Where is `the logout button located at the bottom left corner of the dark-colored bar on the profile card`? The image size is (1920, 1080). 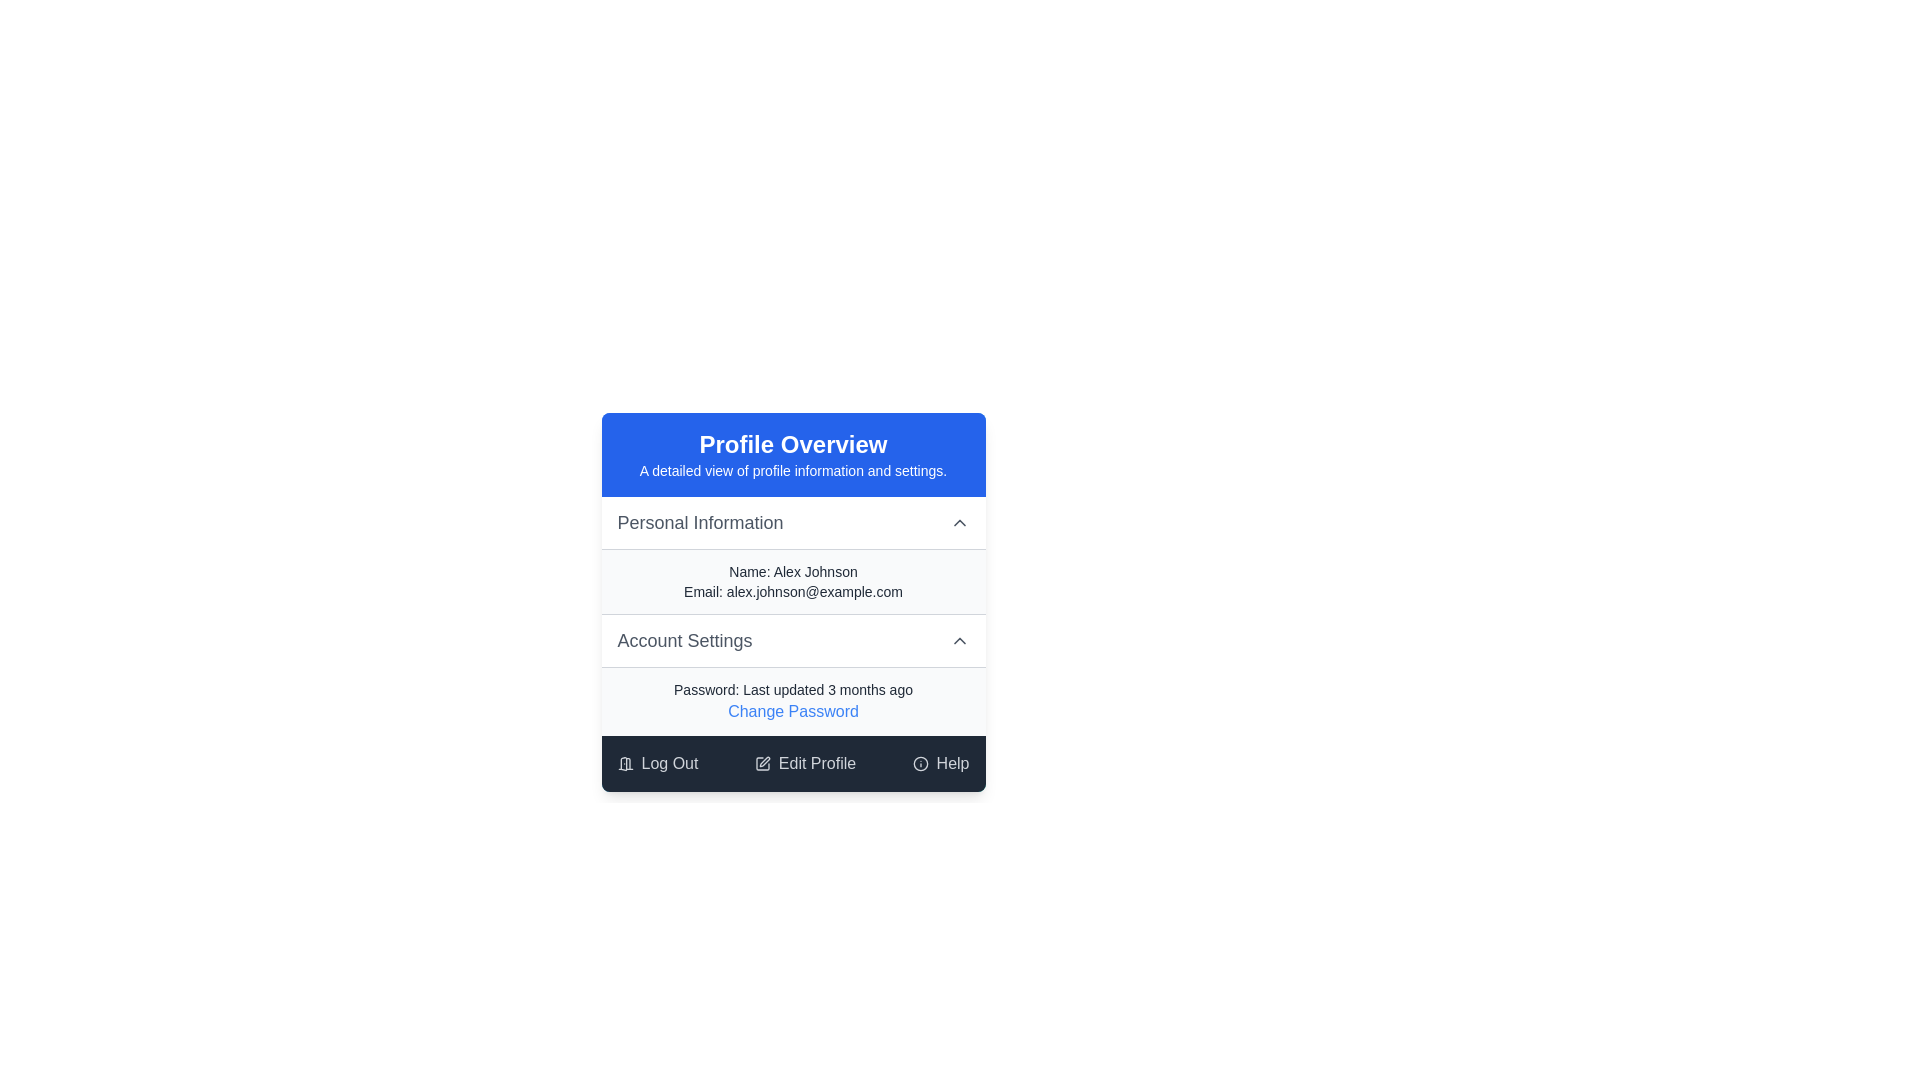 the logout button located at the bottom left corner of the dark-colored bar on the profile card is located at coordinates (657, 763).